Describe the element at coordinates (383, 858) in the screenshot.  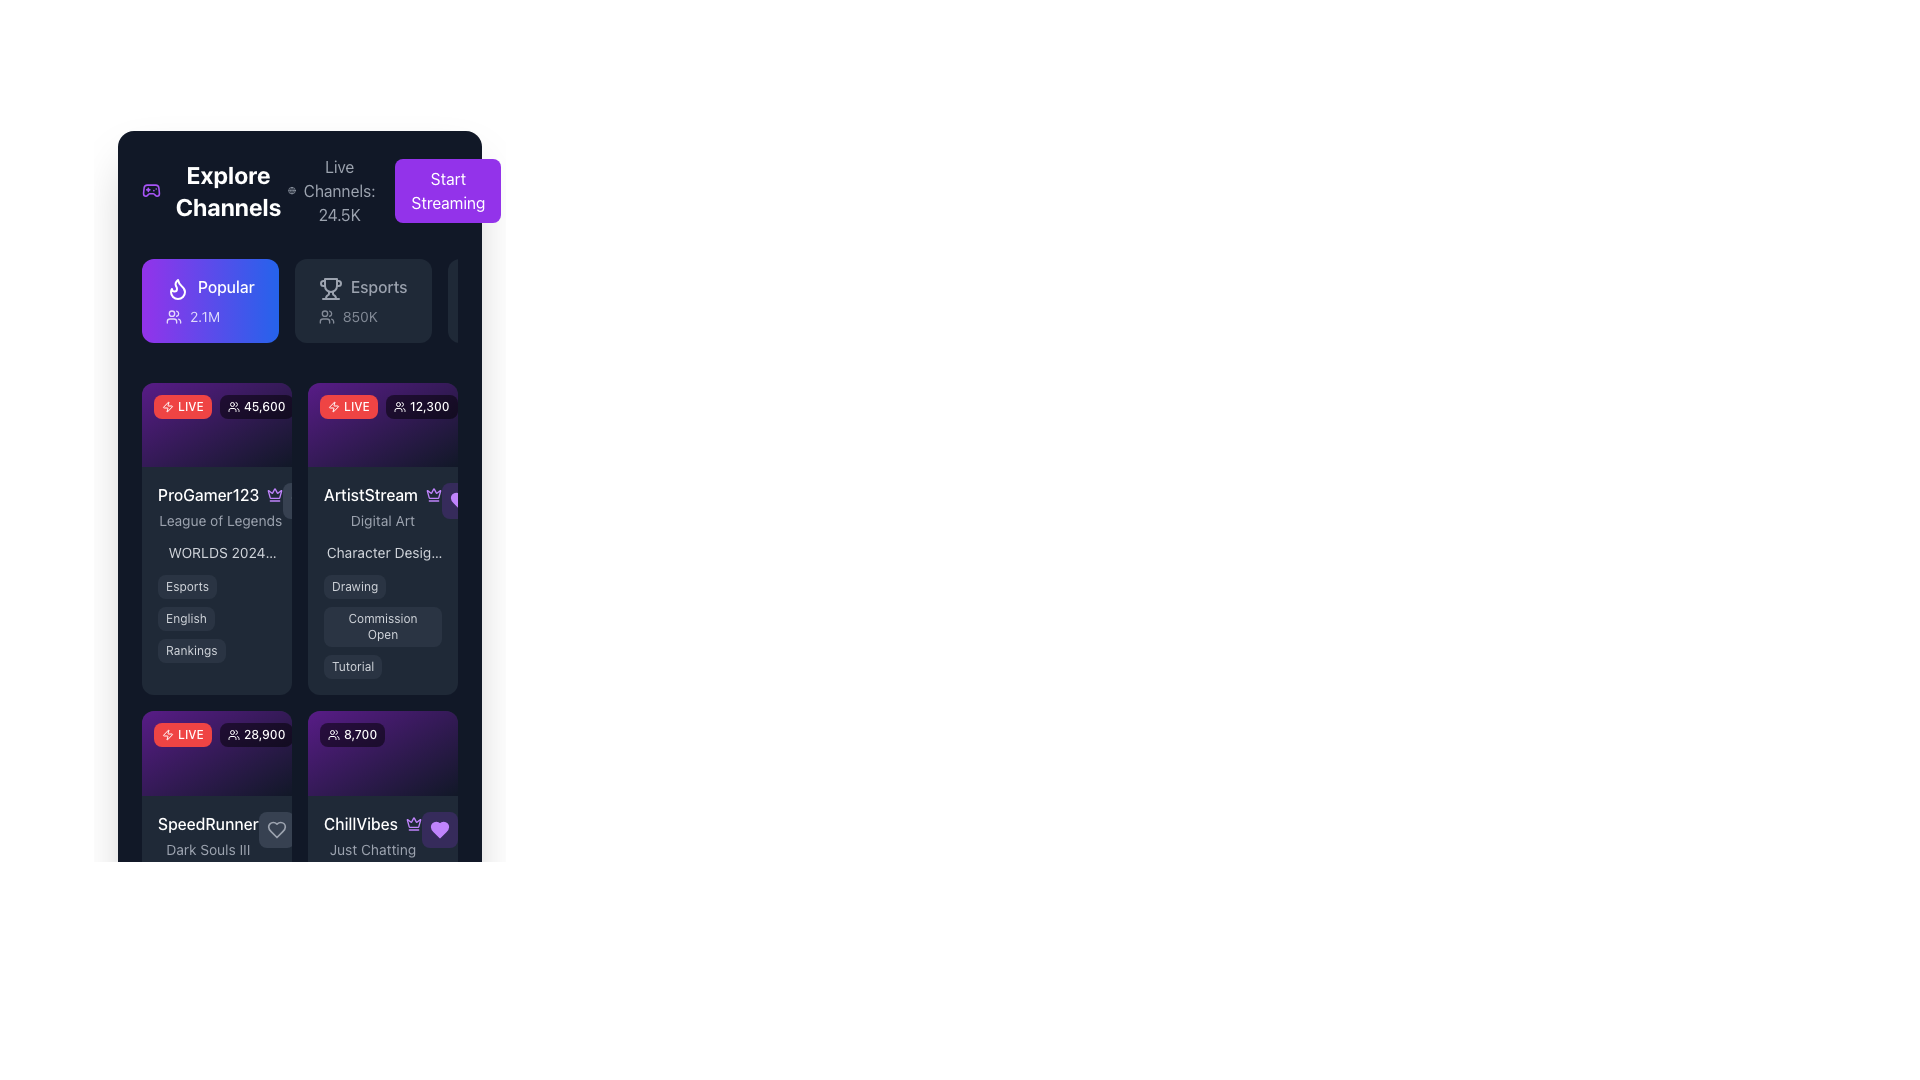
I see `the clickable card with a dark gray background and a purple gradient at the top, displaying '8,700', 'ChillVibes', and a purple heart icon` at that location.